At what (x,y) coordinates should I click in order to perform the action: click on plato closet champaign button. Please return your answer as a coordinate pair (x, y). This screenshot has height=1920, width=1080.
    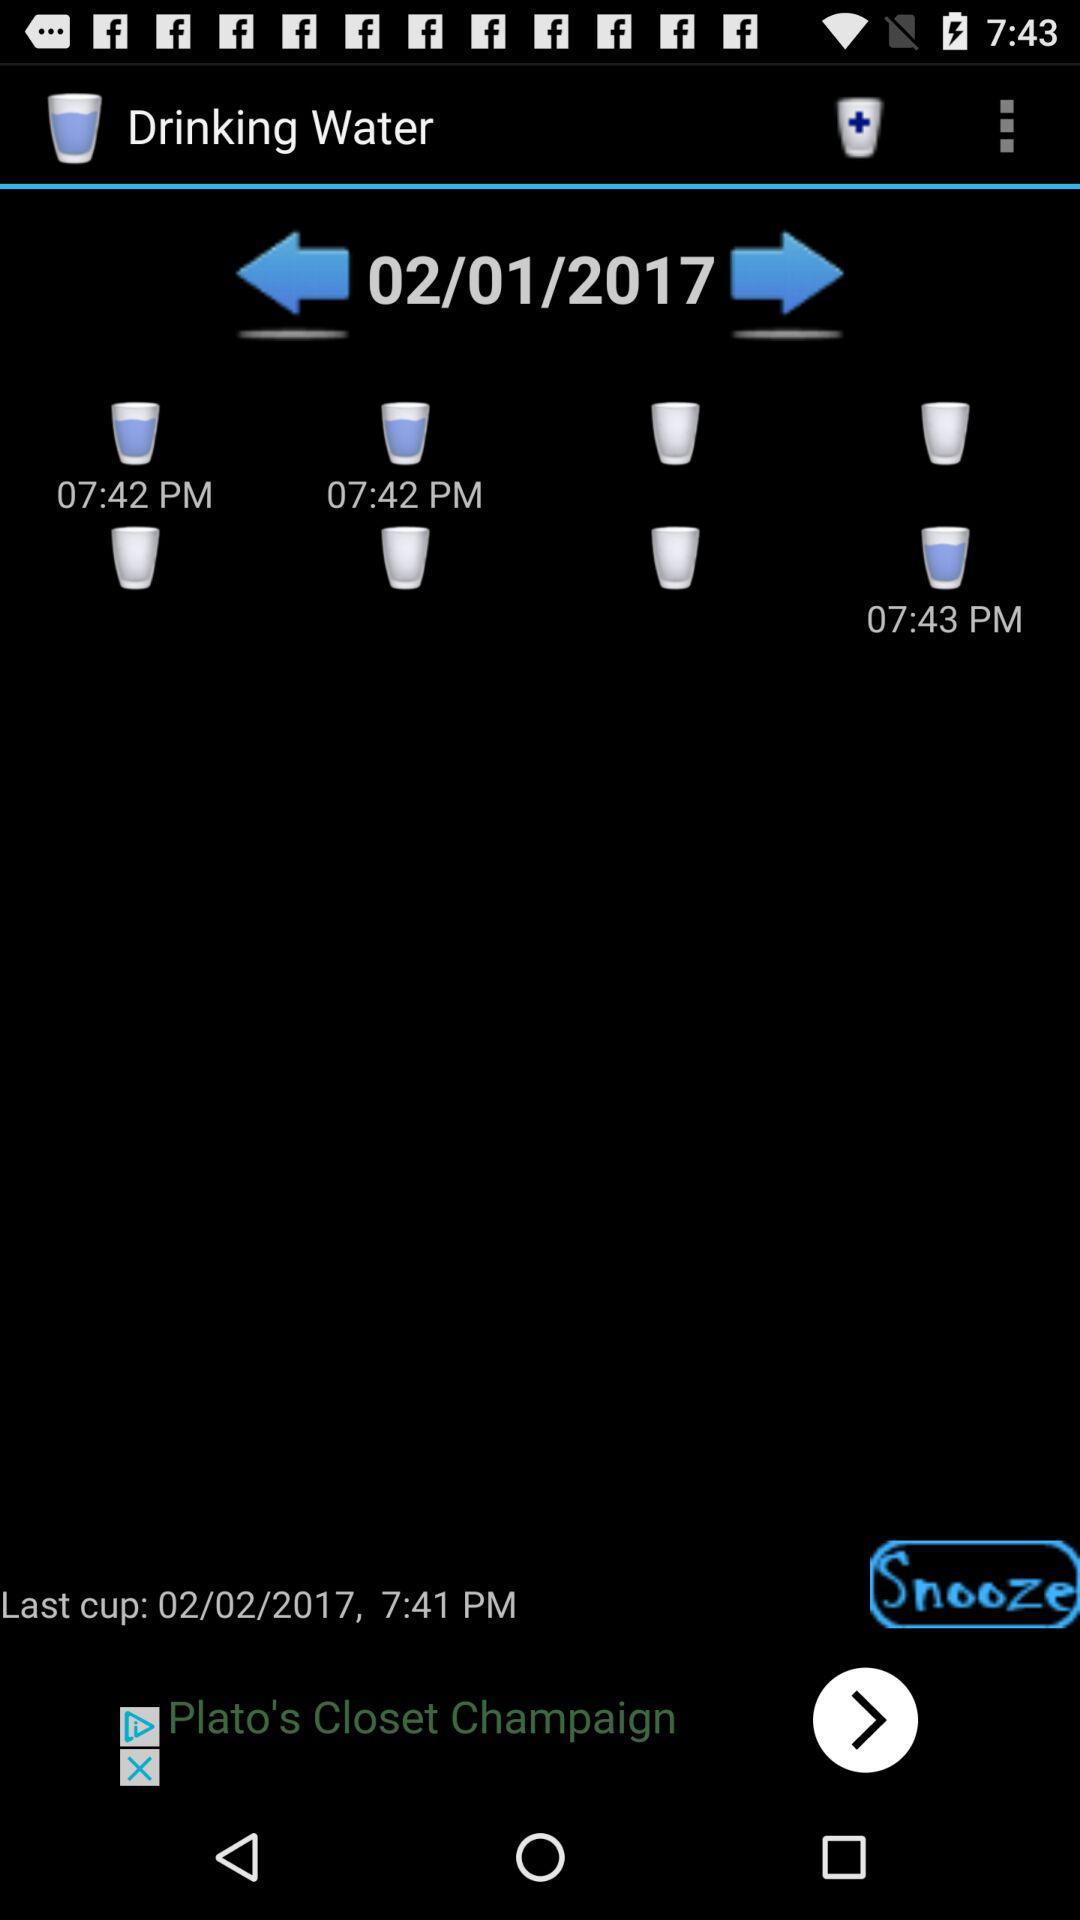
    Looking at the image, I should click on (540, 1719).